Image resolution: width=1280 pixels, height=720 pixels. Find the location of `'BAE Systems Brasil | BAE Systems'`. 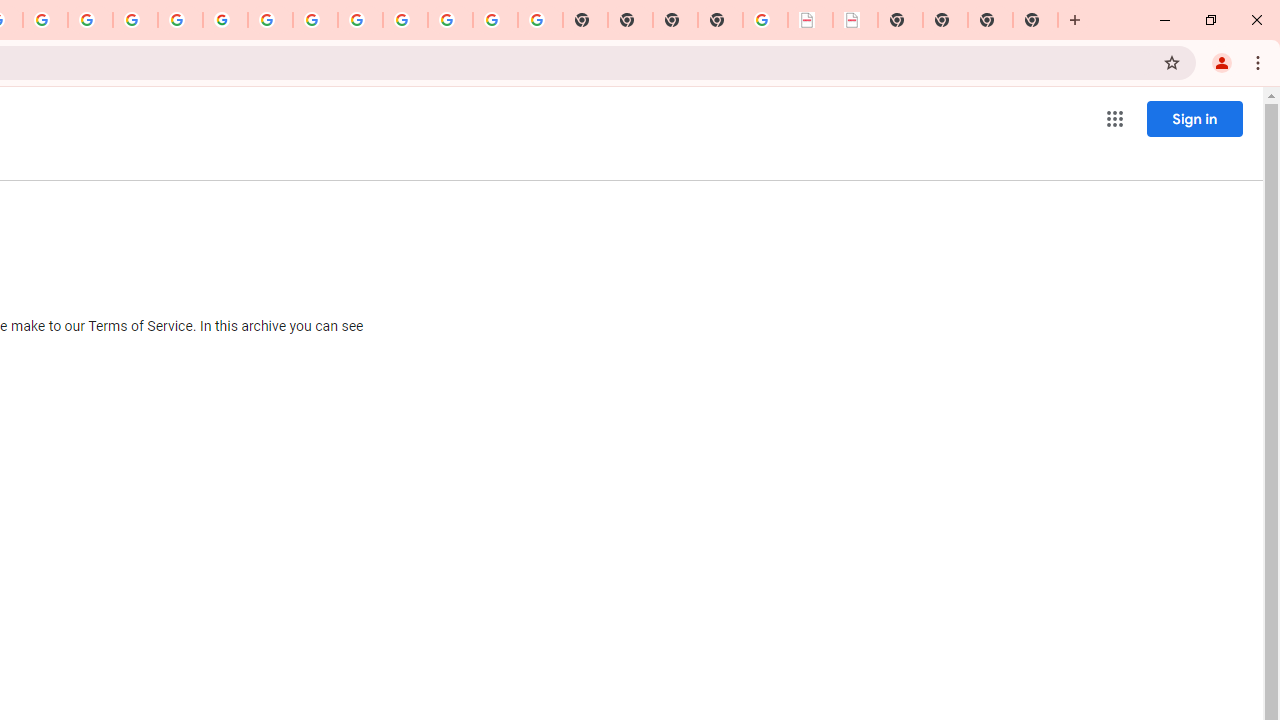

'BAE Systems Brasil | BAE Systems' is located at coordinates (855, 20).